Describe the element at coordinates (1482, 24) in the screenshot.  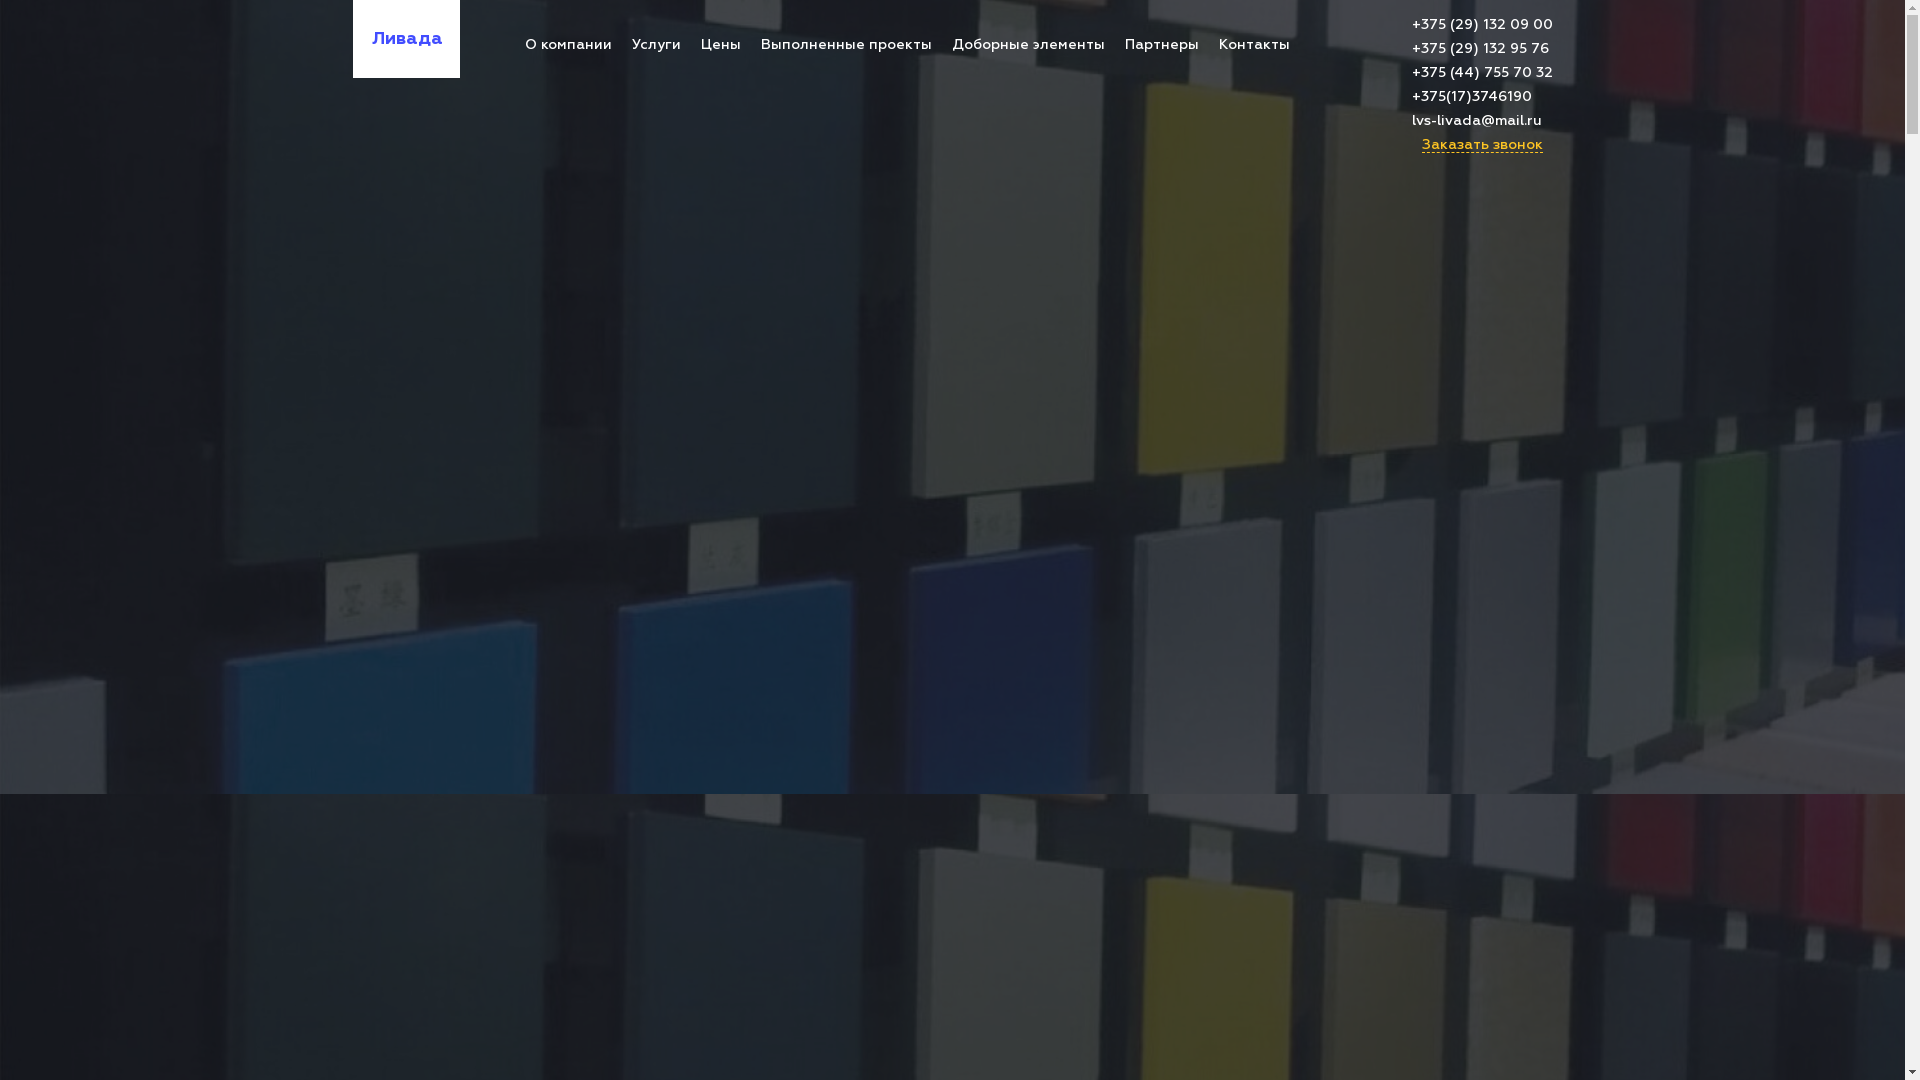
I see `'+375 (29) 132 09 00'` at that location.